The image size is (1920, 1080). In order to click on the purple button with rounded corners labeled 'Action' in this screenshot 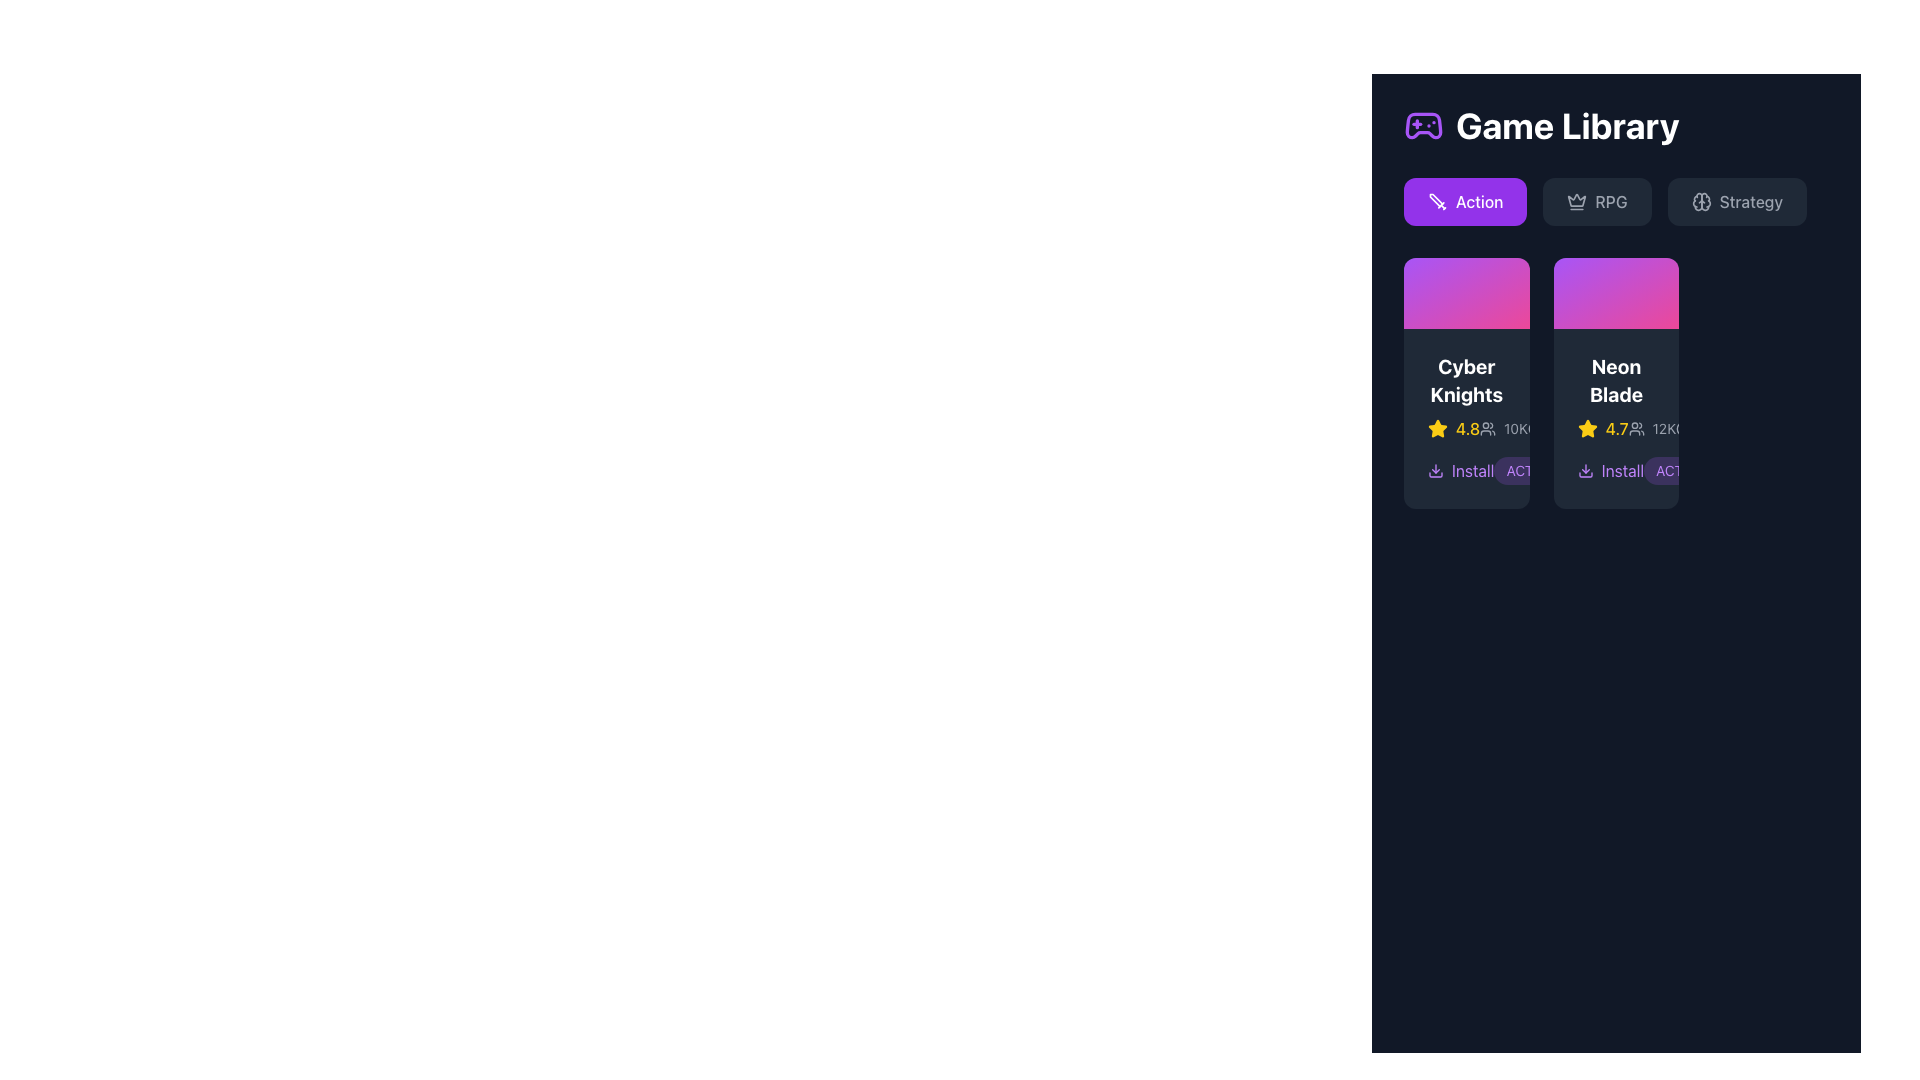, I will do `click(1465, 201)`.